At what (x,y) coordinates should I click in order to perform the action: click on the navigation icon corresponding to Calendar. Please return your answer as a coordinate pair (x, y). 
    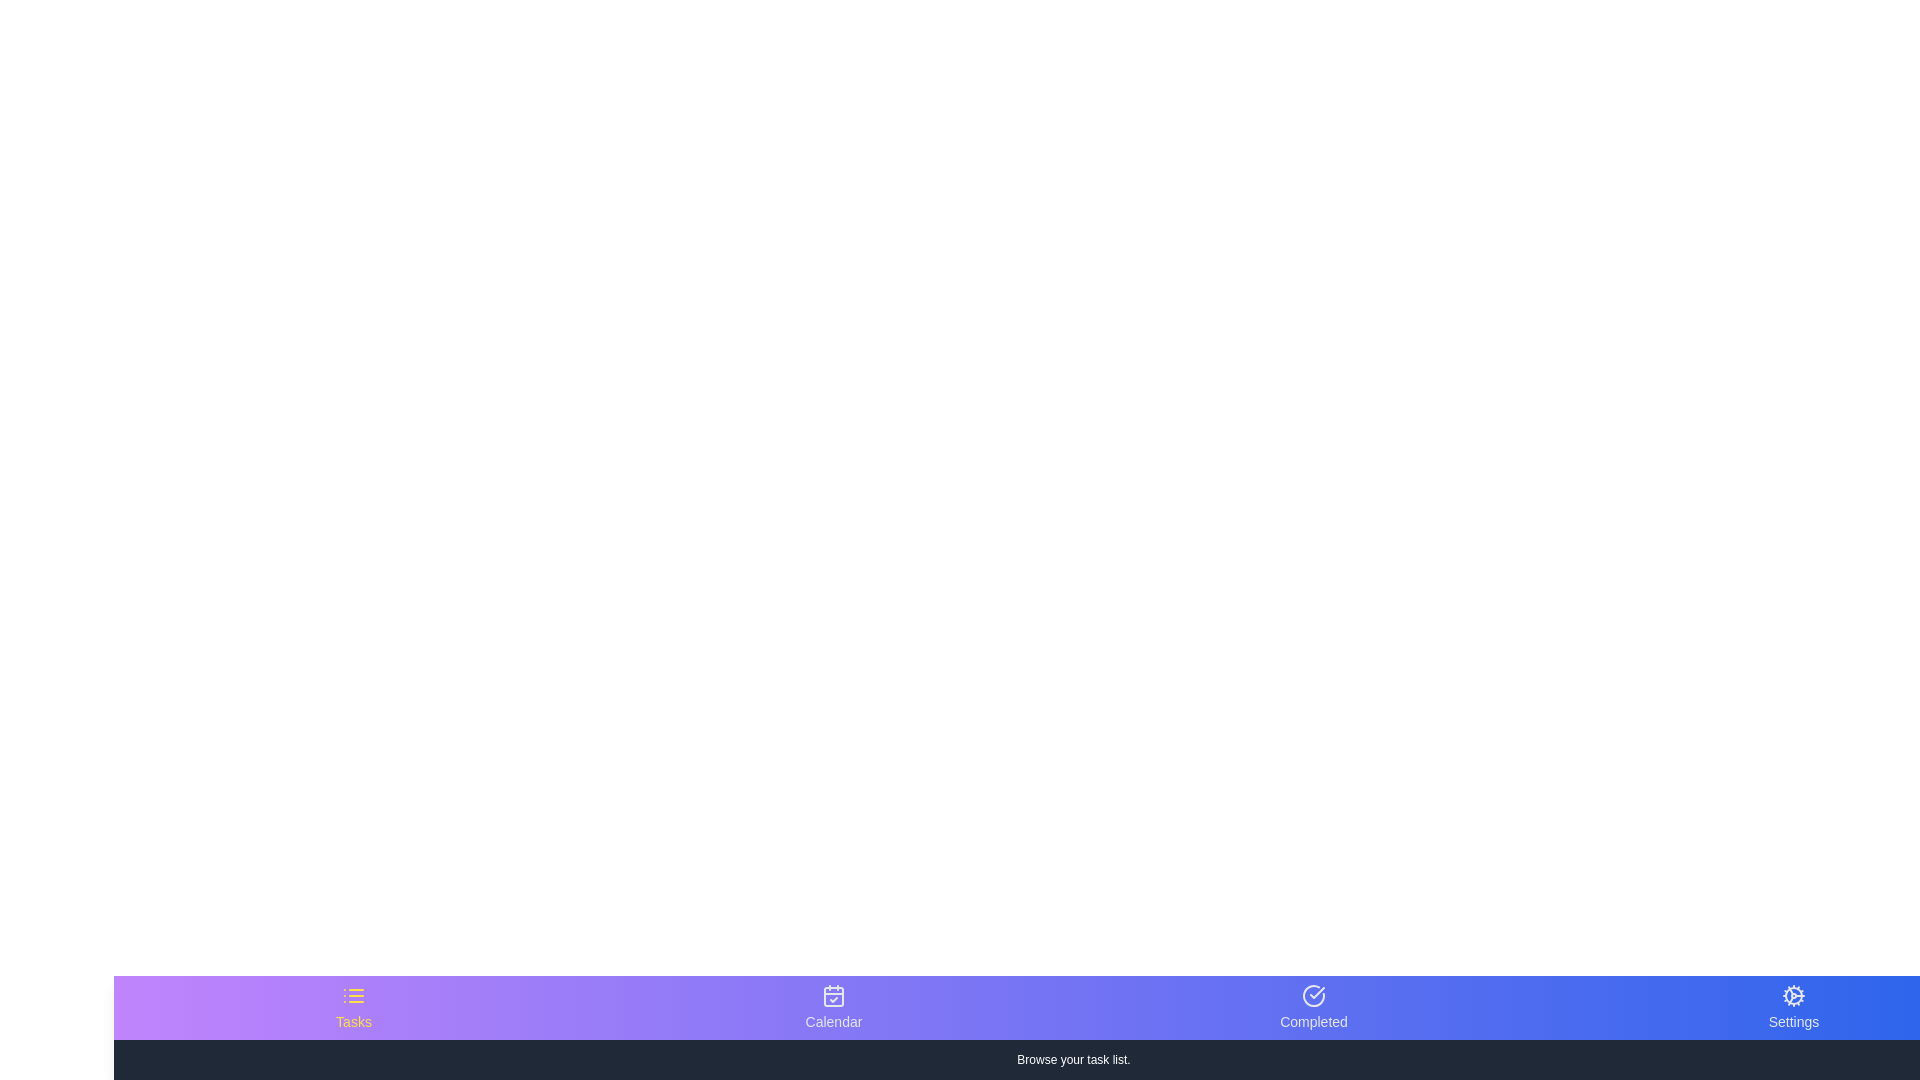
    Looking at the image, I should click on (834, 1007).